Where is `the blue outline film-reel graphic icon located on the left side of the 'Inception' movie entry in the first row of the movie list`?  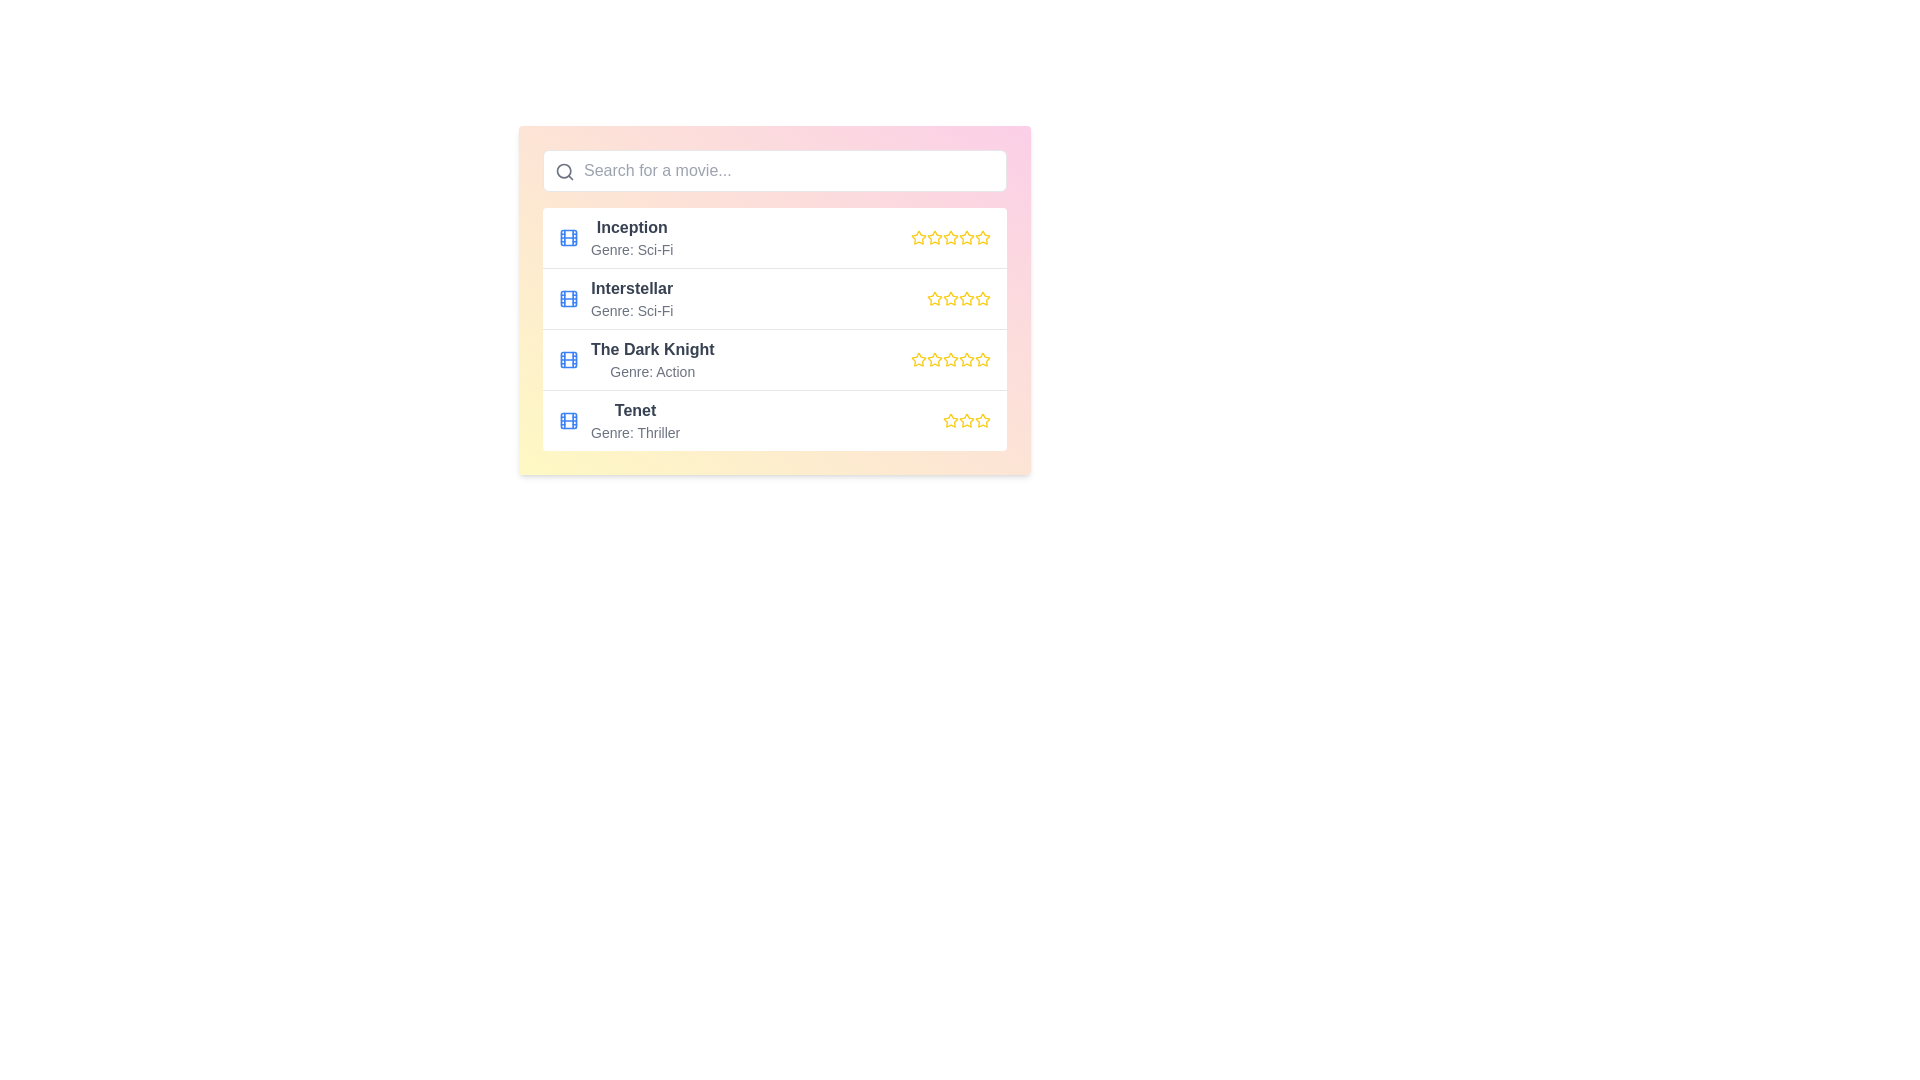
the blue outline film-reel graphic icon located on the left side of the 'Inception' movie entry in the first row of the movie list is located at coordinates (568, 237).